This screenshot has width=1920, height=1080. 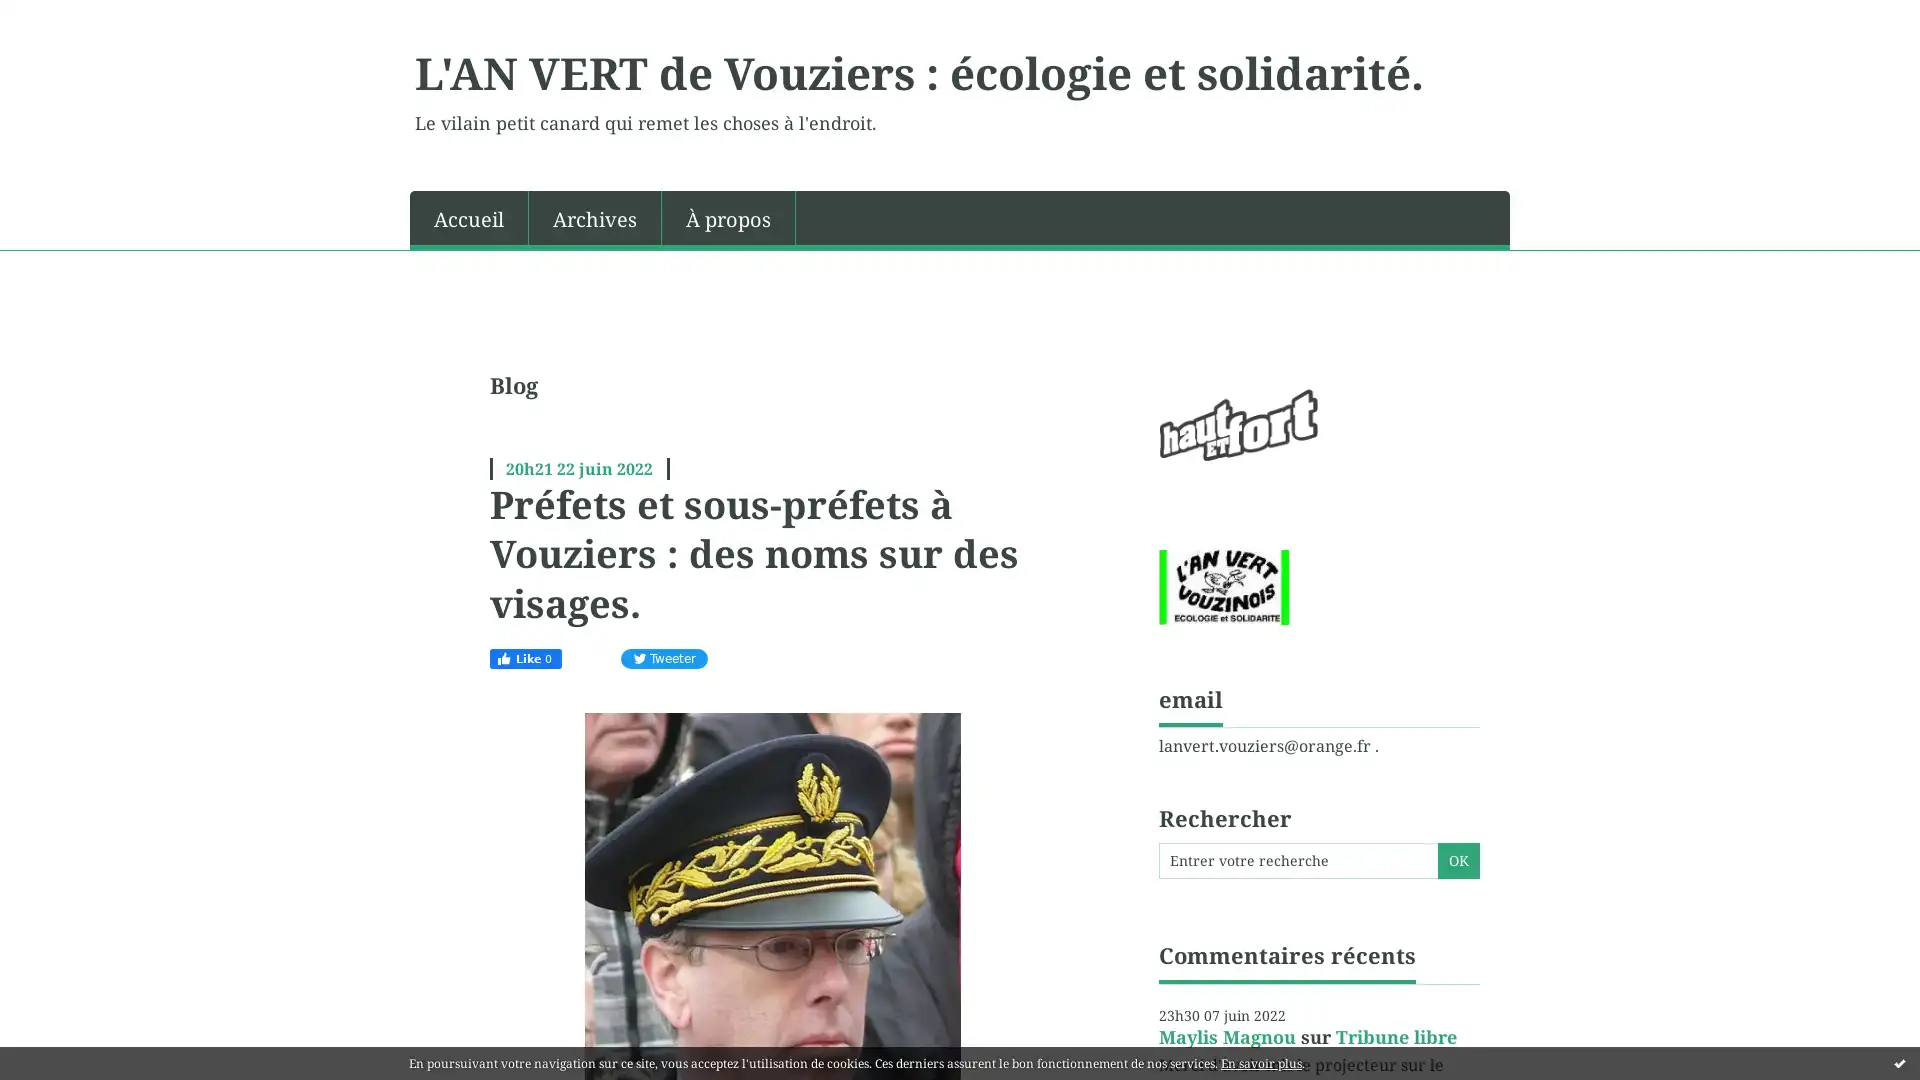 What do you see at coordinates (1458, 859) in the screenshot?
I see `OK` at bounding box center [1458, 859].